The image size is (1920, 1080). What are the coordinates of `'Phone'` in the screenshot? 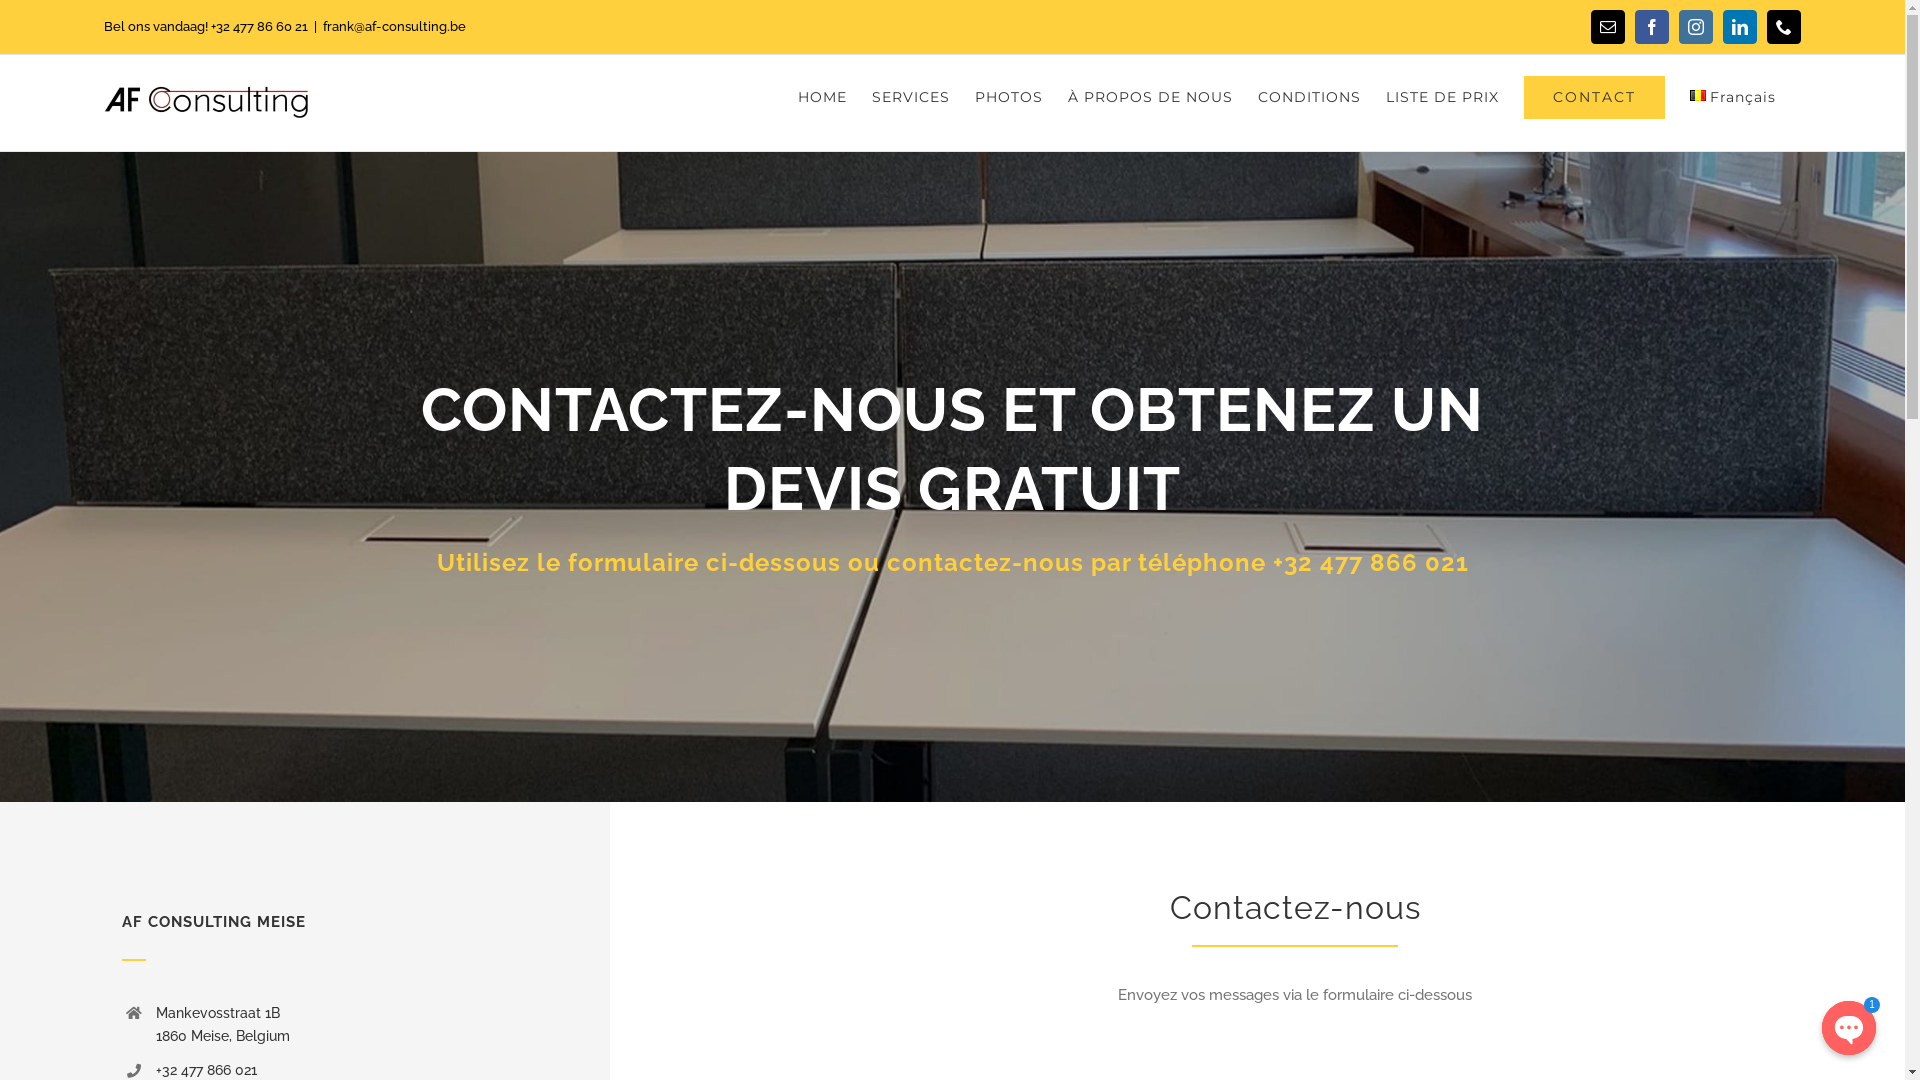 It's located at (1784, 27).